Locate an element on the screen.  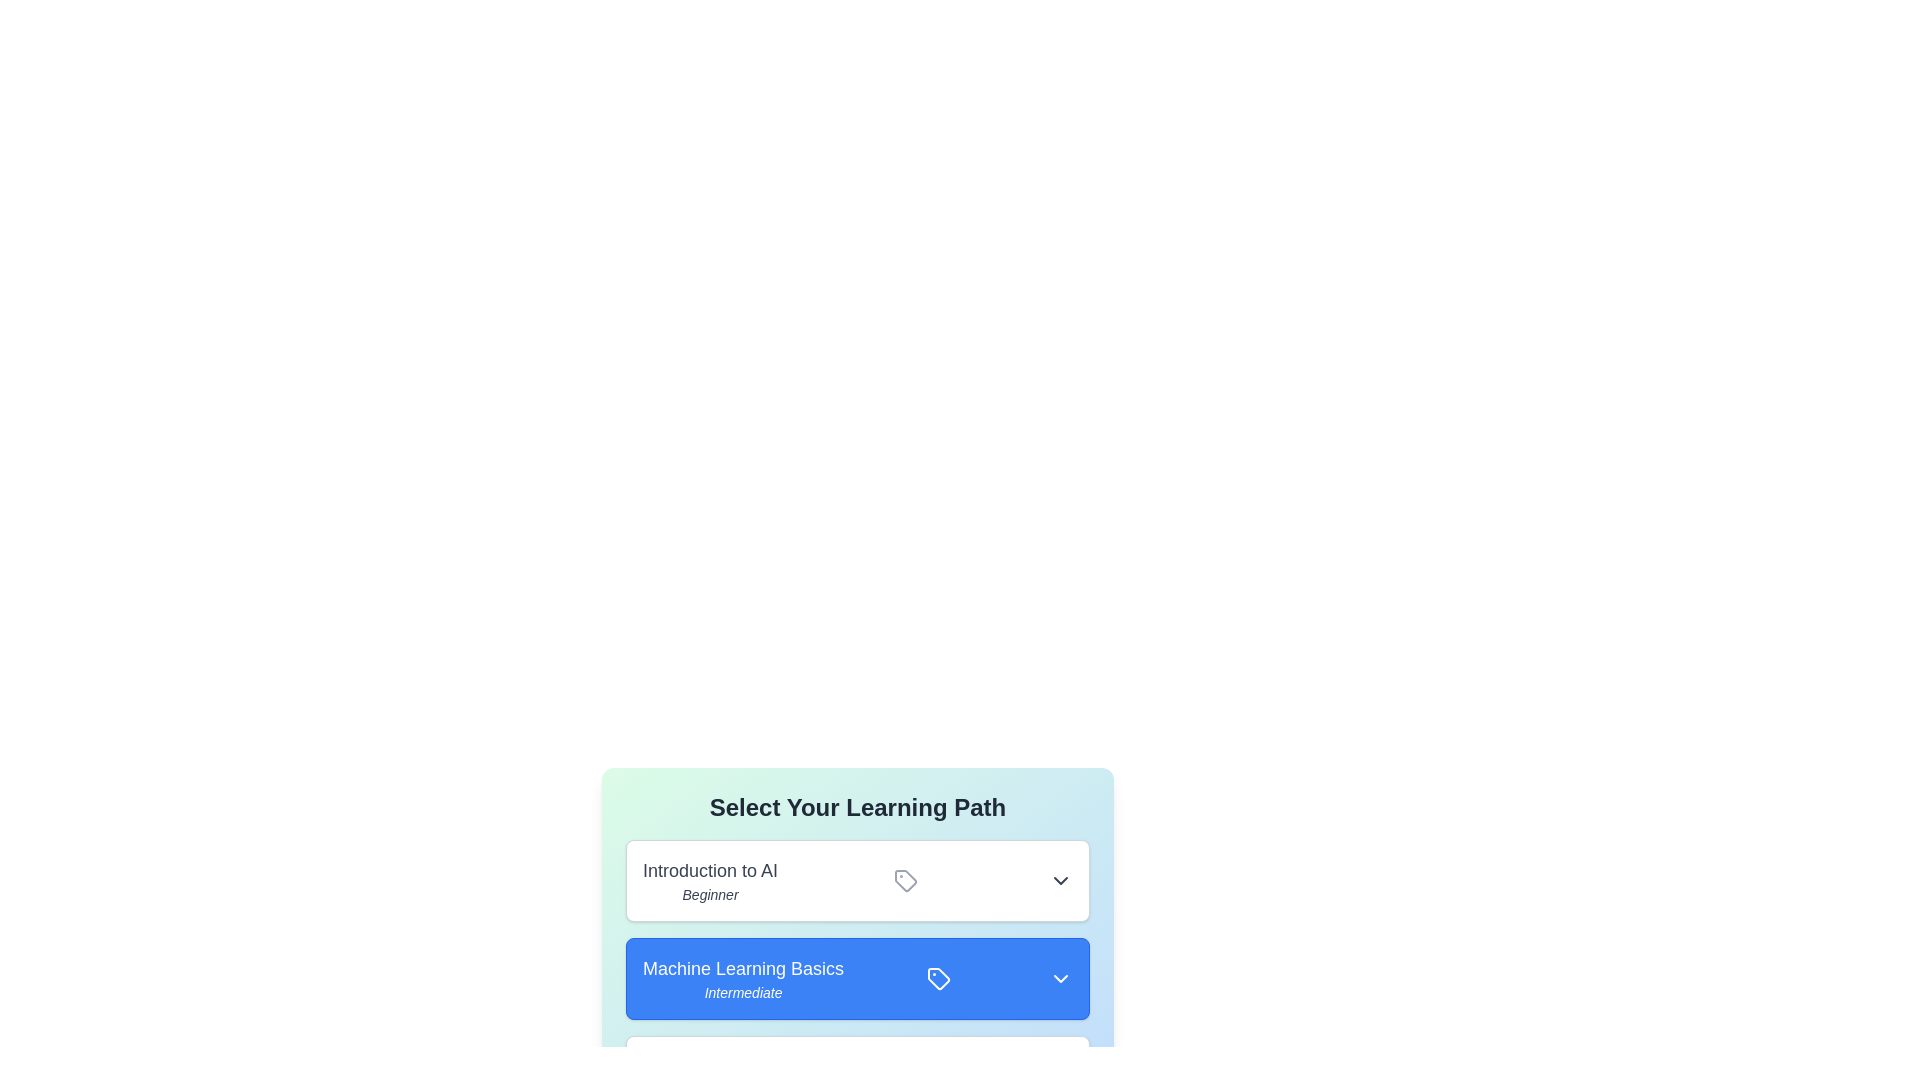
the dropdown button of the learning path Machine Learning Basics to expand or collapse its details is located at coordinates (1059, 978).